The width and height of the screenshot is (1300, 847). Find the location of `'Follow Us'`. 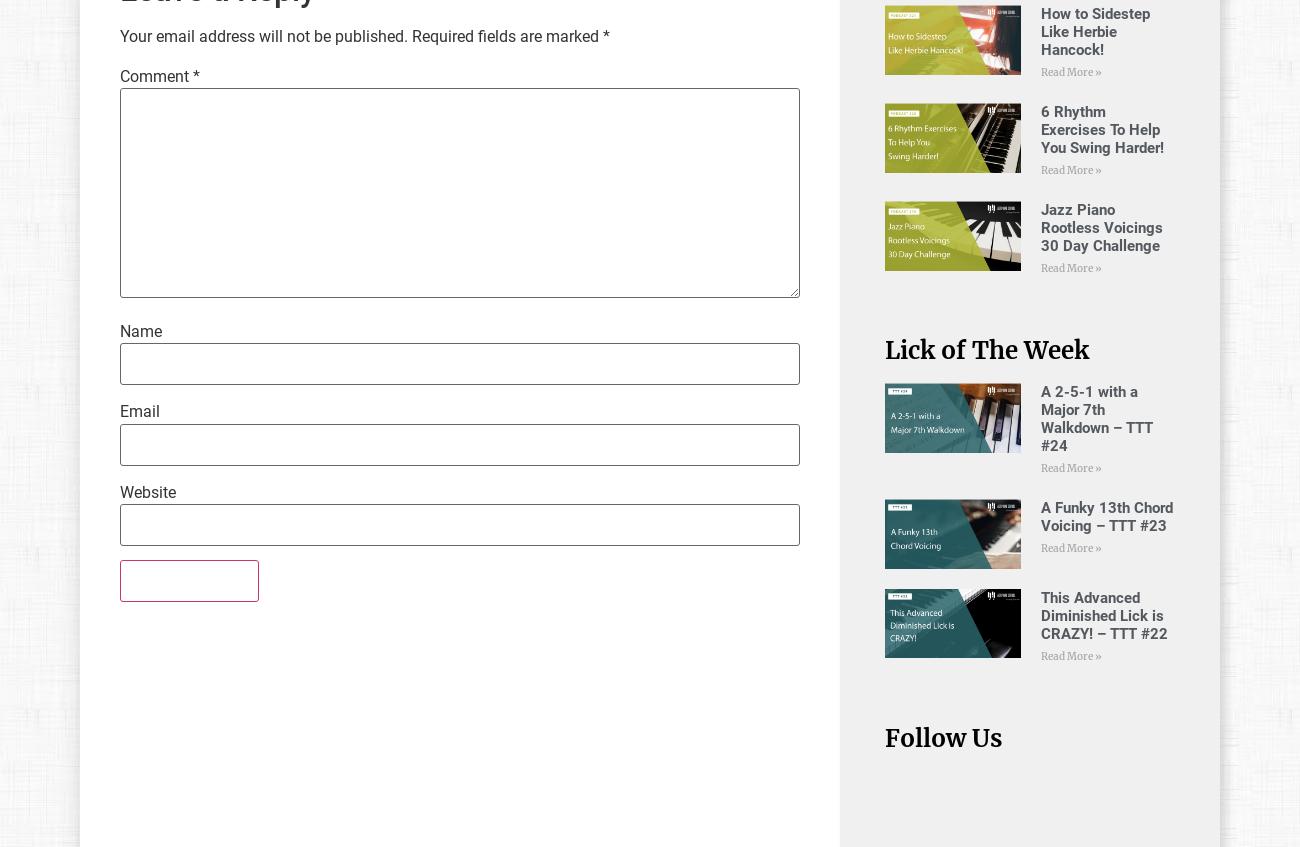

'Follow Us' is located at coordinates (942, 736).